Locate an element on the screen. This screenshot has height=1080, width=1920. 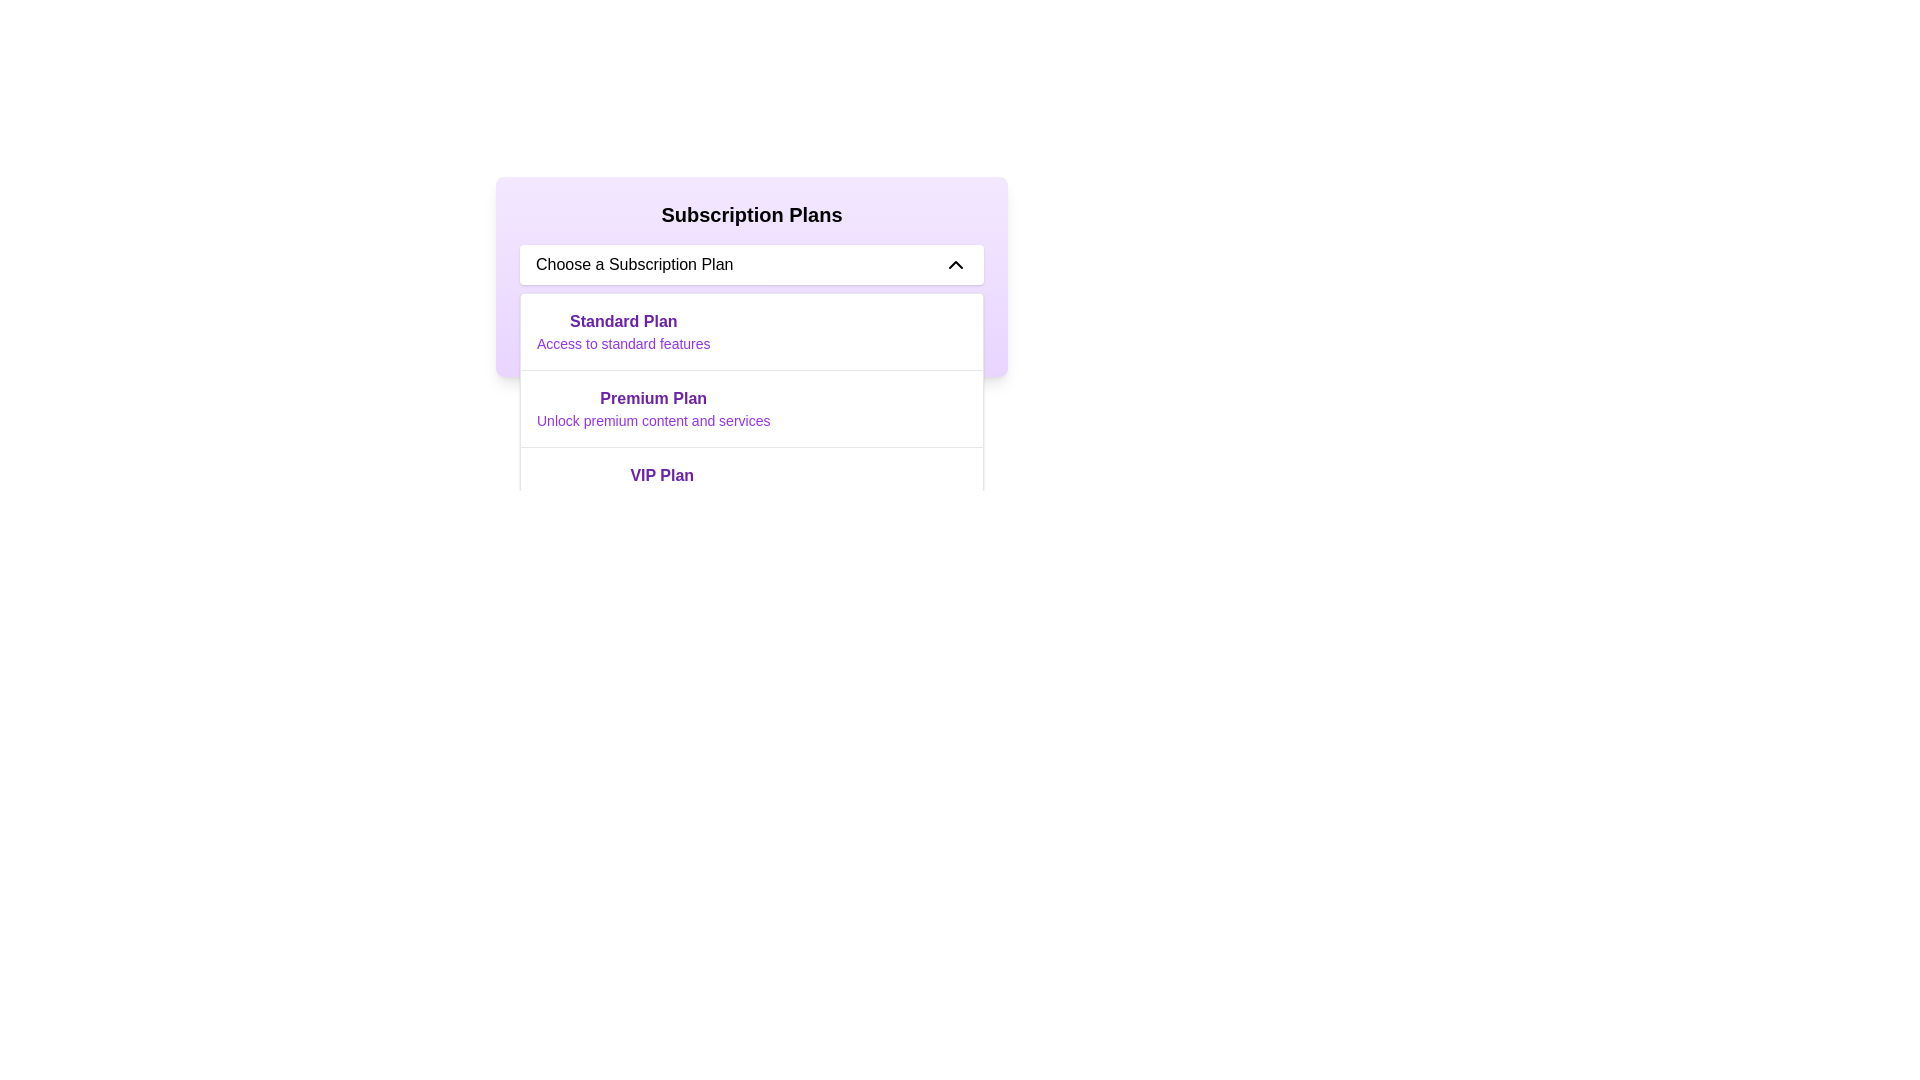
the label reading 'Choose a Subscription Plan', which is centrally aligned within the dropdown menu for subscription choices is located at coordinates (633, 264).